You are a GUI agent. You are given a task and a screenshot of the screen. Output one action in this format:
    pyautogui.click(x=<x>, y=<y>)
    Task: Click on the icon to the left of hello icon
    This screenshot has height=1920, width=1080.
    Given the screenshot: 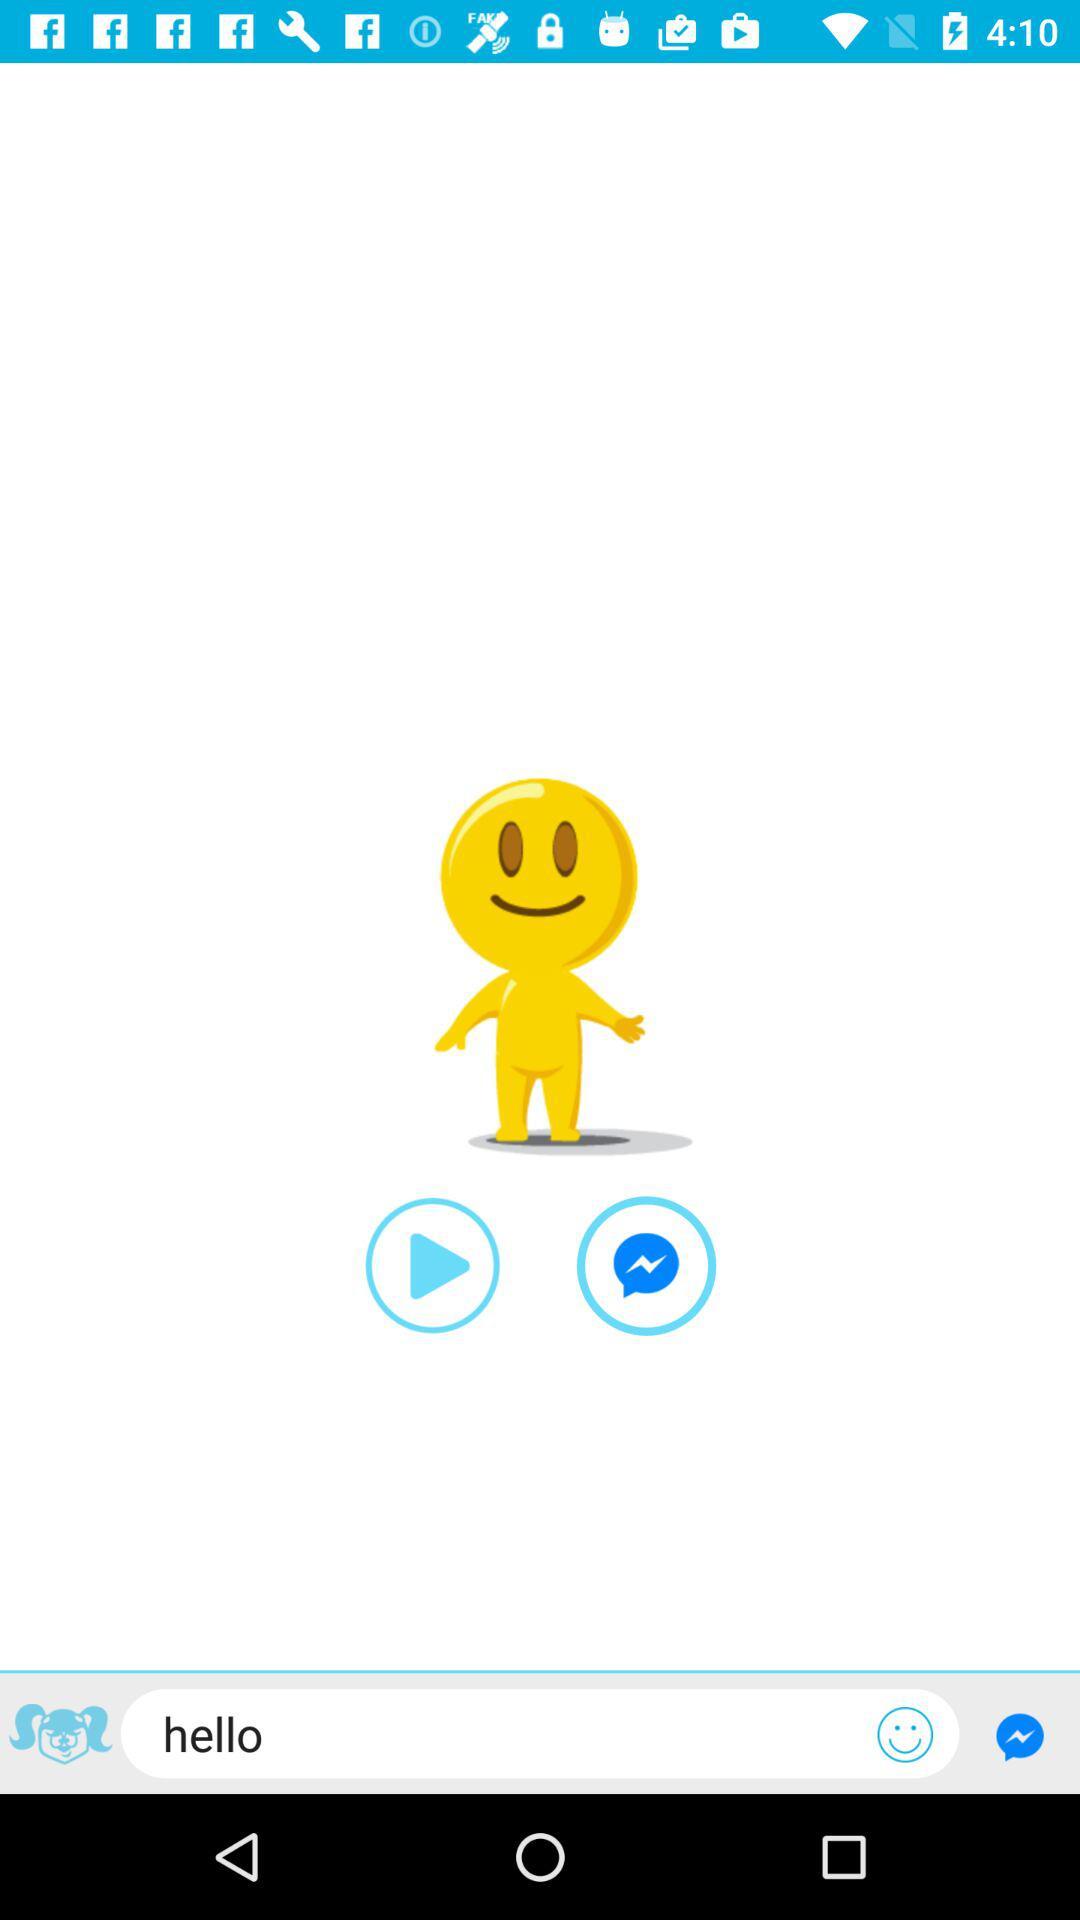 What is the action you would take?
    pyautogui.click(x=59, y=1736)
    